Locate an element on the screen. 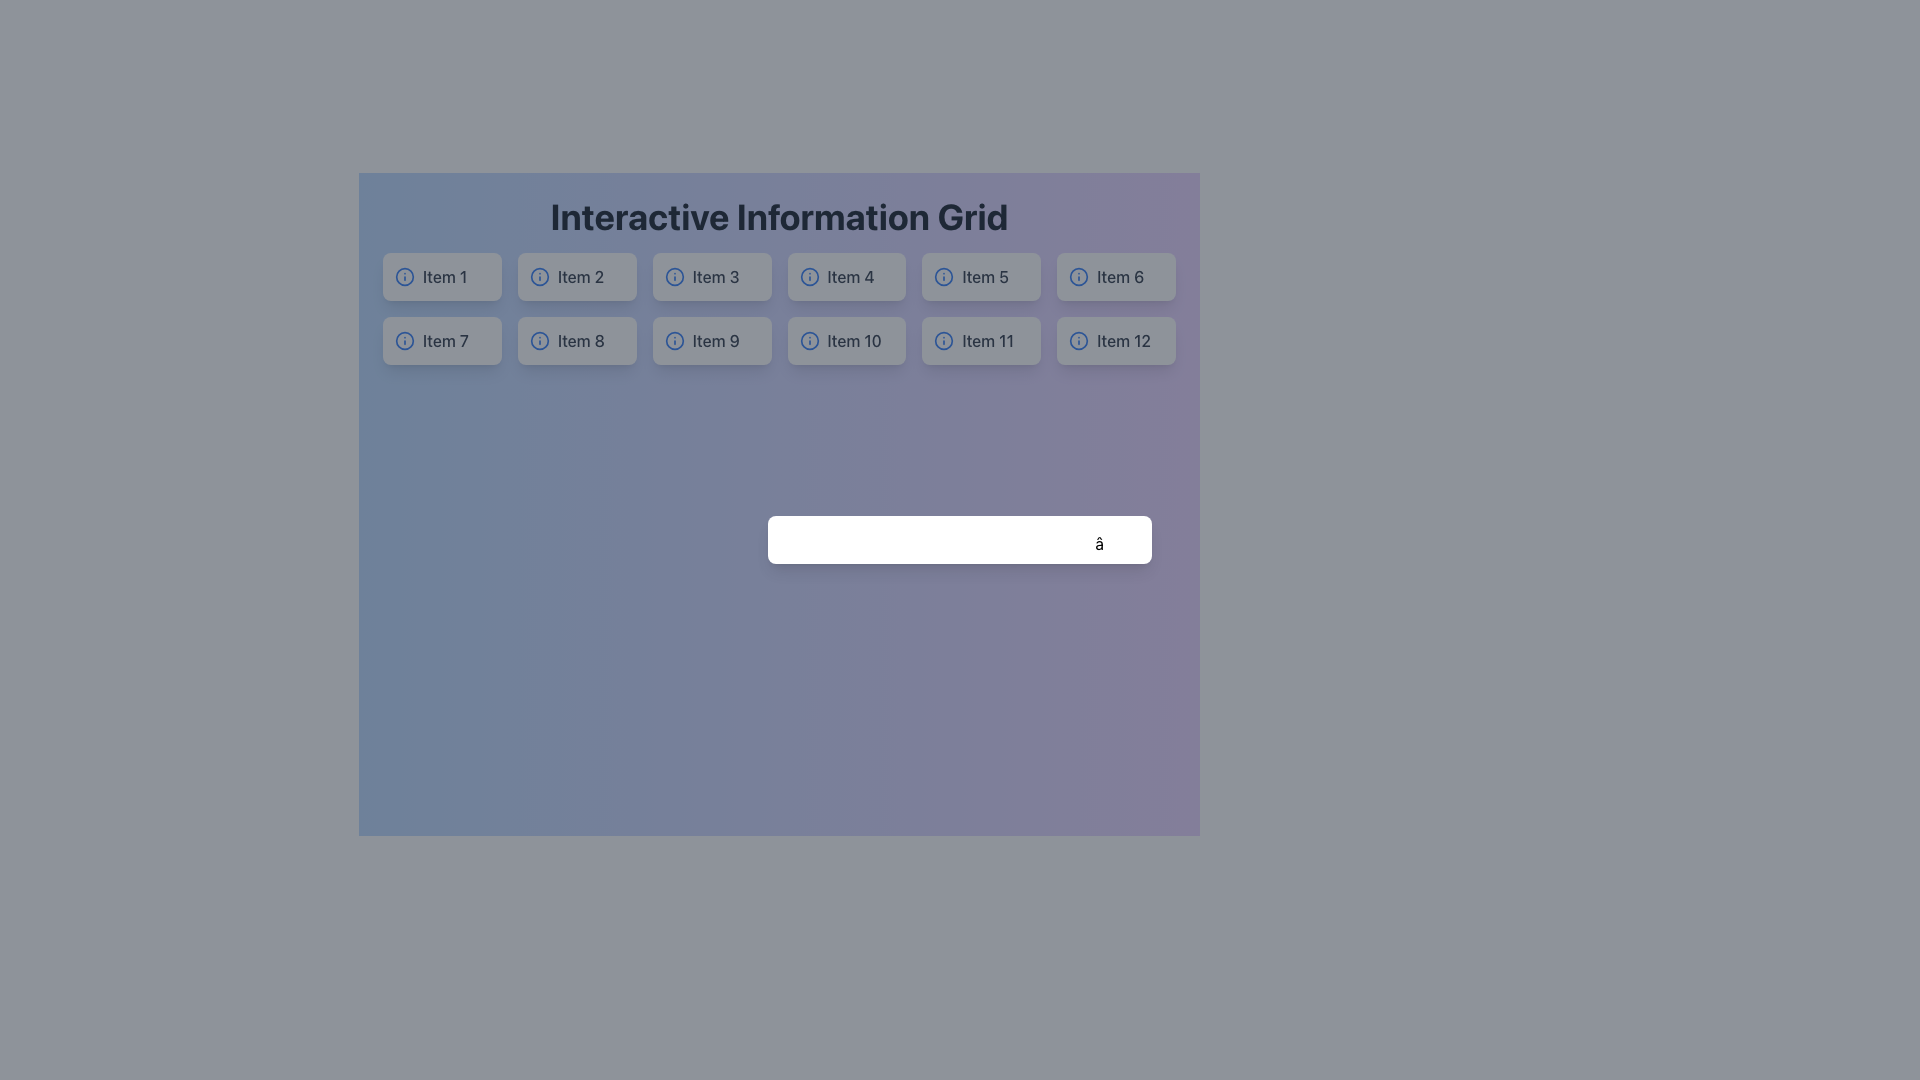 The height and width of the screenshot is (1080, 1920). the 'Item 4' text label, which is the fourth item in the interactive information grid and serves as a visual identifier for users is located at coordinates (851, 277).